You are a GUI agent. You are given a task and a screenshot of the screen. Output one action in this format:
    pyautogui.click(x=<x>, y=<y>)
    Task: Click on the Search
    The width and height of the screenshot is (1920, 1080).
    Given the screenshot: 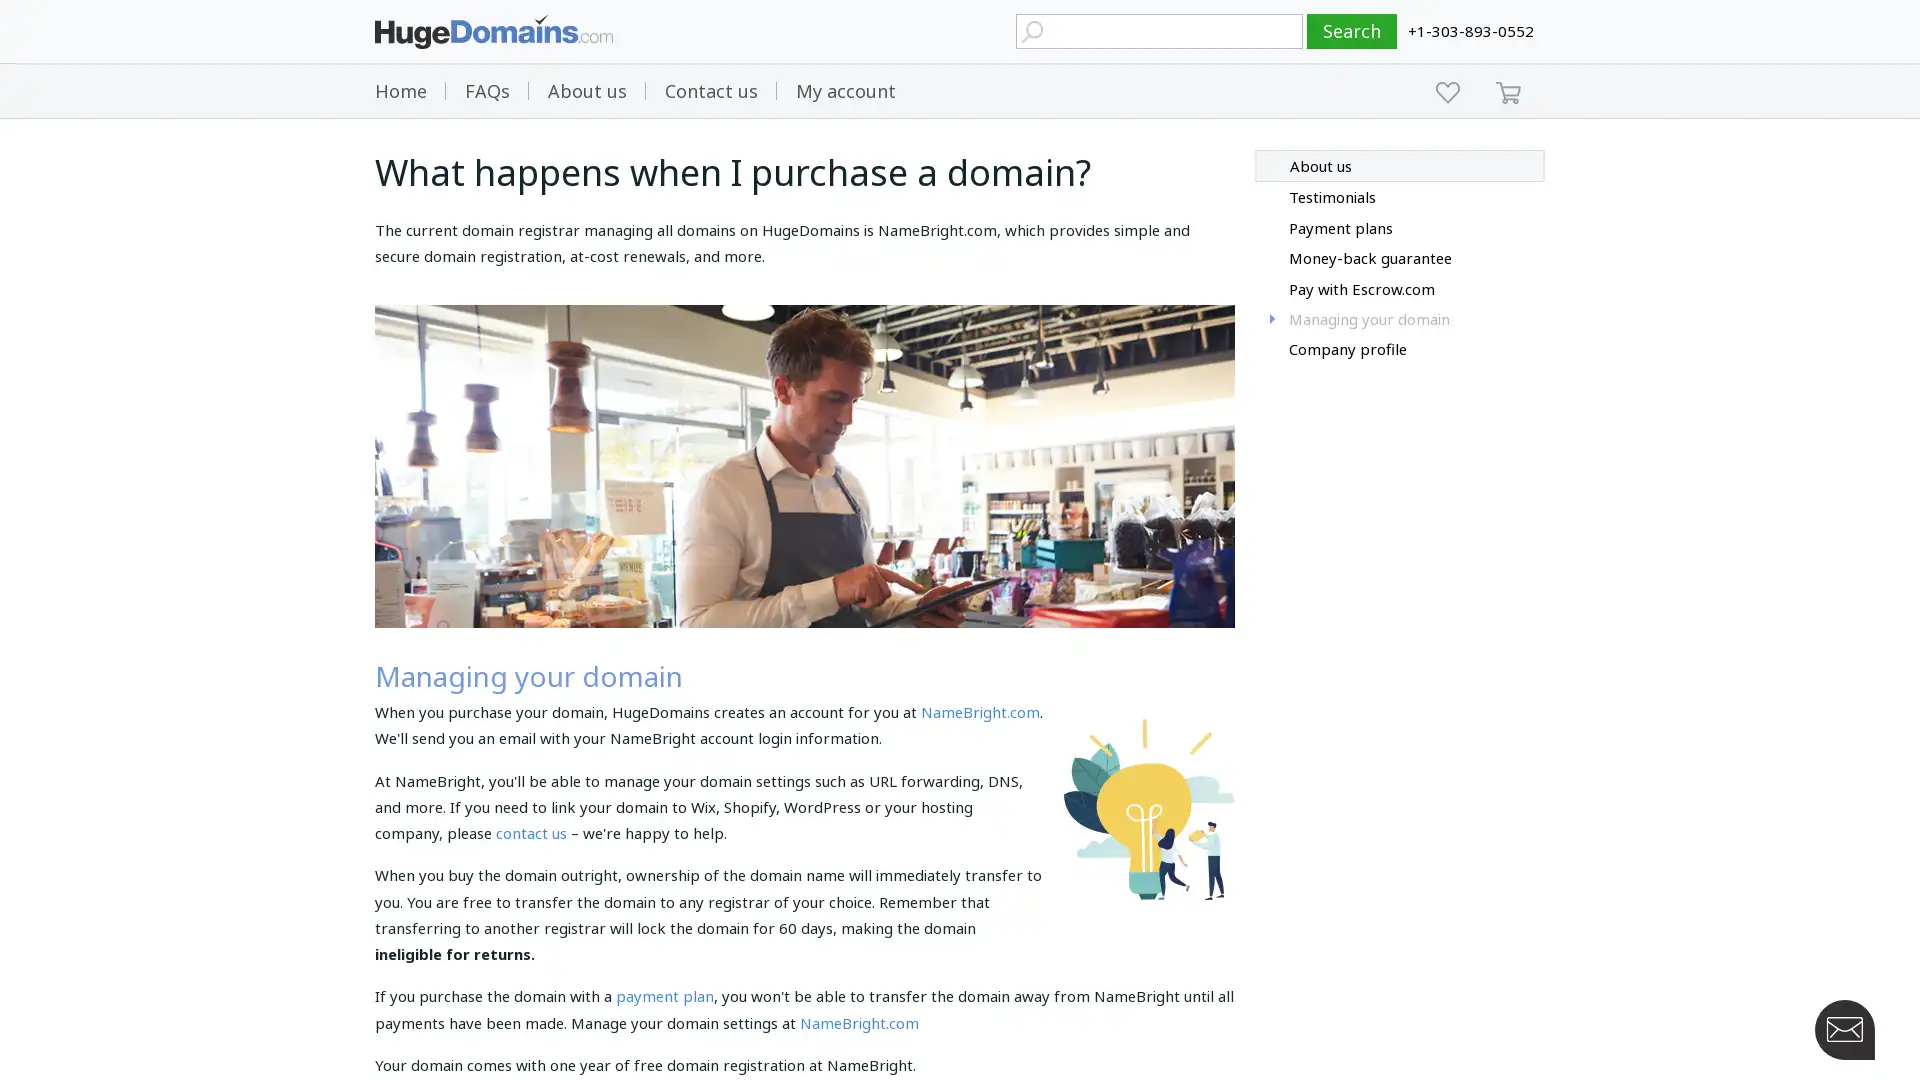 What is the action you would take?
    pyautogui.click(x=1352, y=31)
    